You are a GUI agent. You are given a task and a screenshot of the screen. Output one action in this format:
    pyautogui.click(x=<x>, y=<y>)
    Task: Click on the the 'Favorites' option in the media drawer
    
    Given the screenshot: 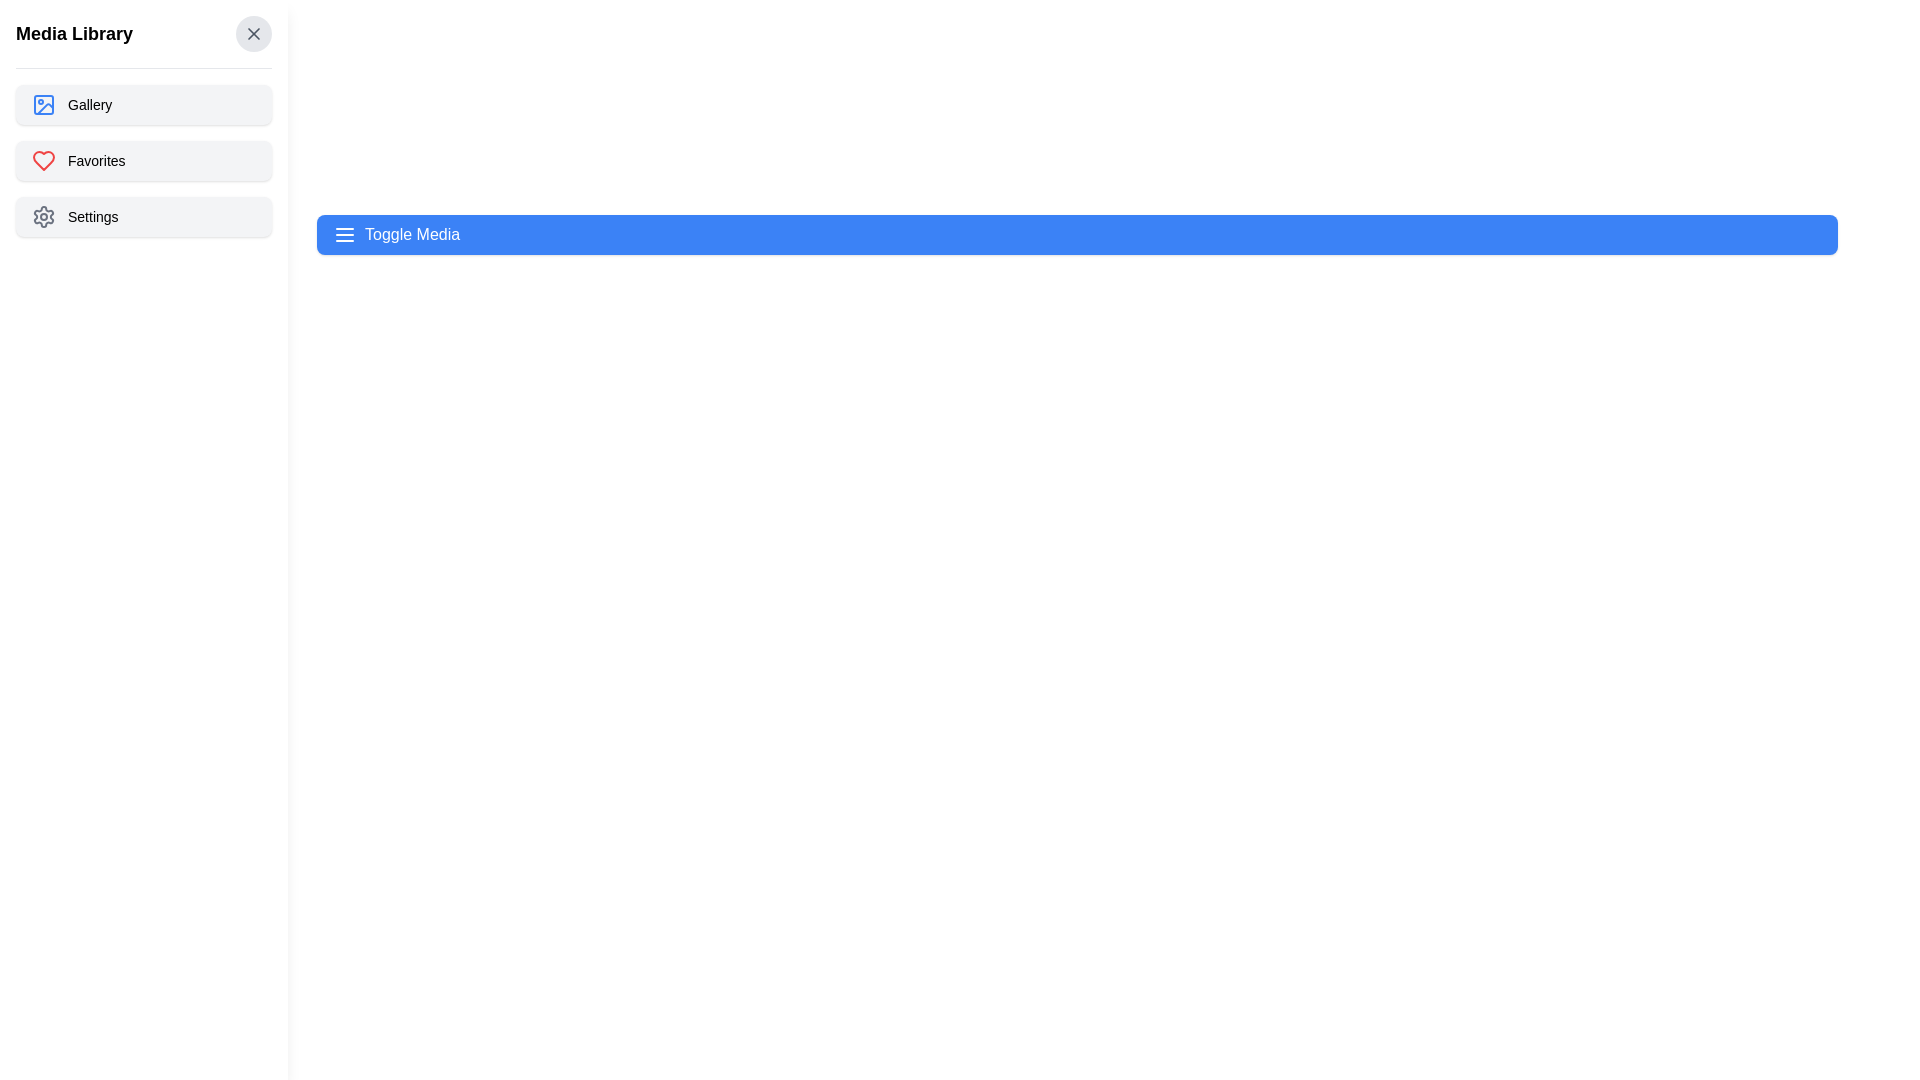 What is the action you would take?
    pyautogui.click(x=143, y=160)
    